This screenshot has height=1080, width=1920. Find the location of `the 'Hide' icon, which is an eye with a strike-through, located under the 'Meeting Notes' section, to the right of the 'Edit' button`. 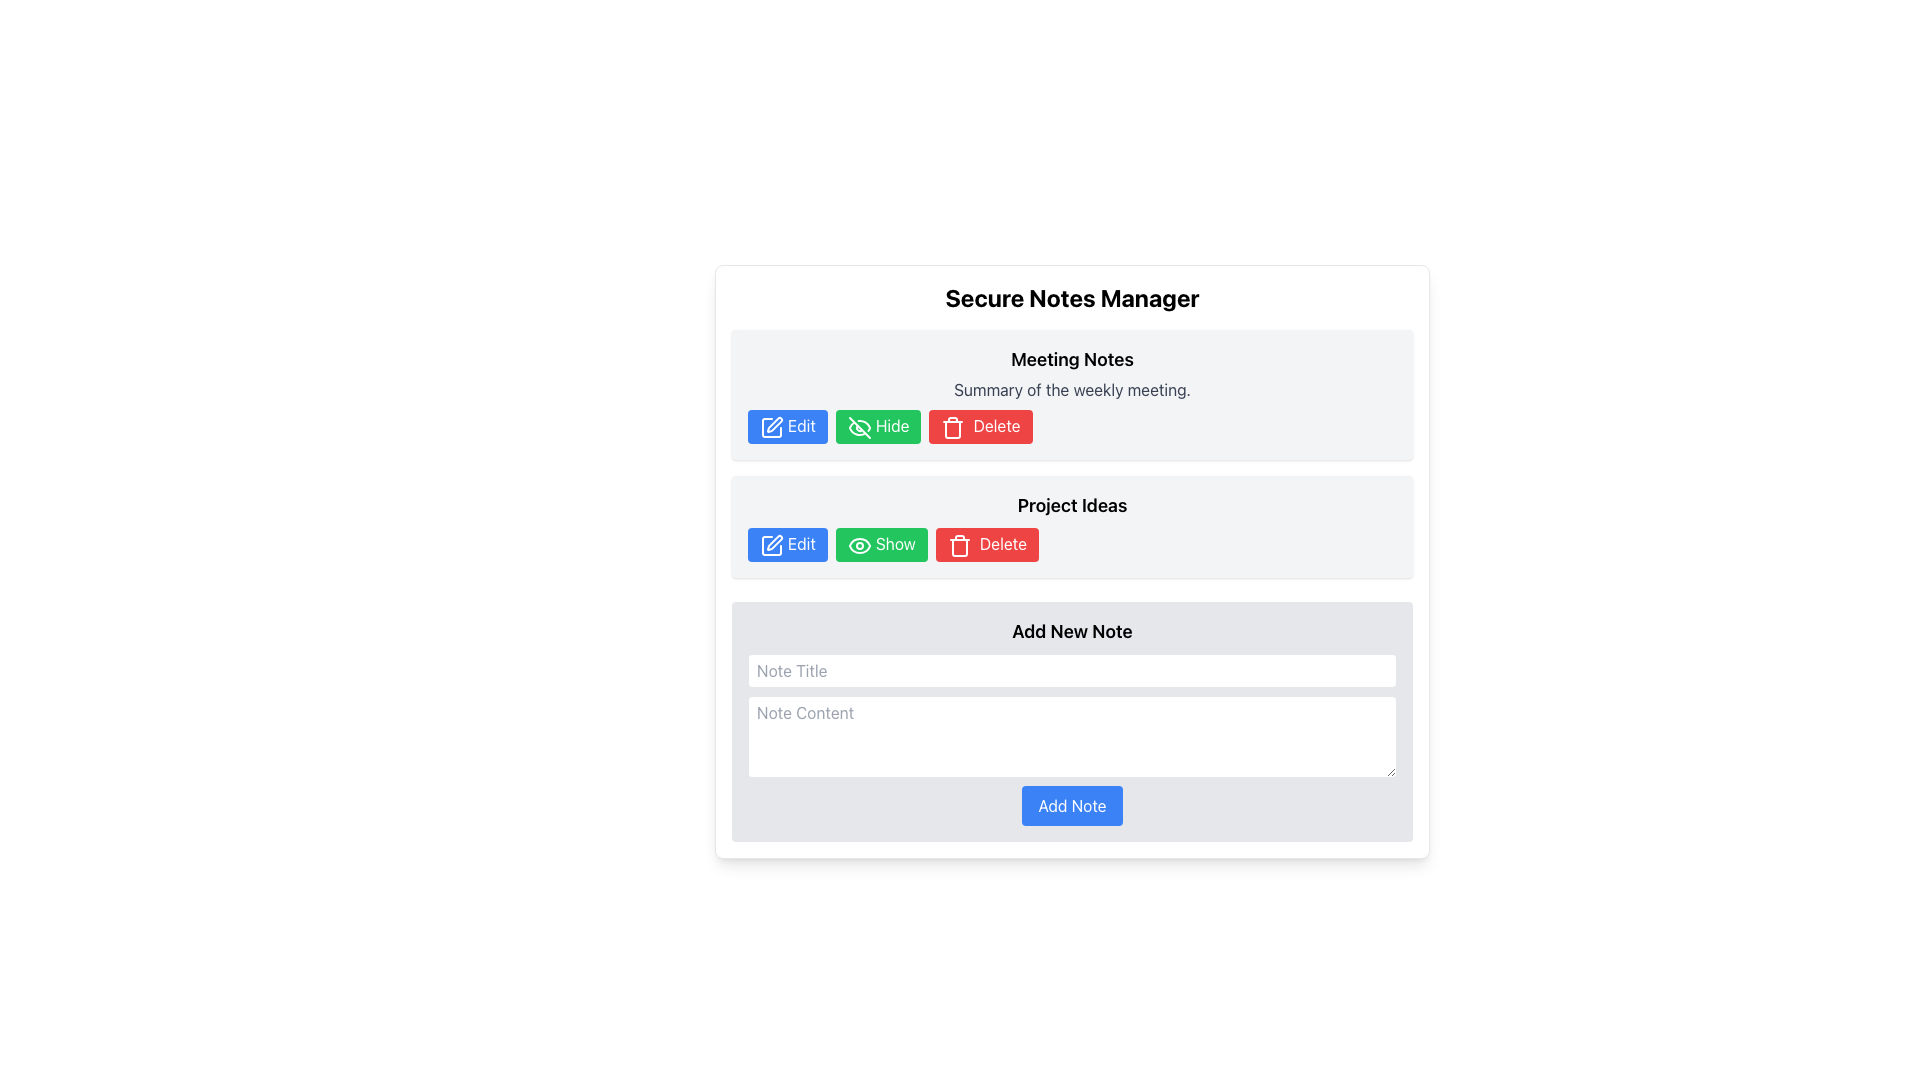

the 'Hide' icon, which is an eye with a strike-through, located under the 'Meeting Notes' section, to the right of the 'Edit' button is located at coordinates (859, 426).